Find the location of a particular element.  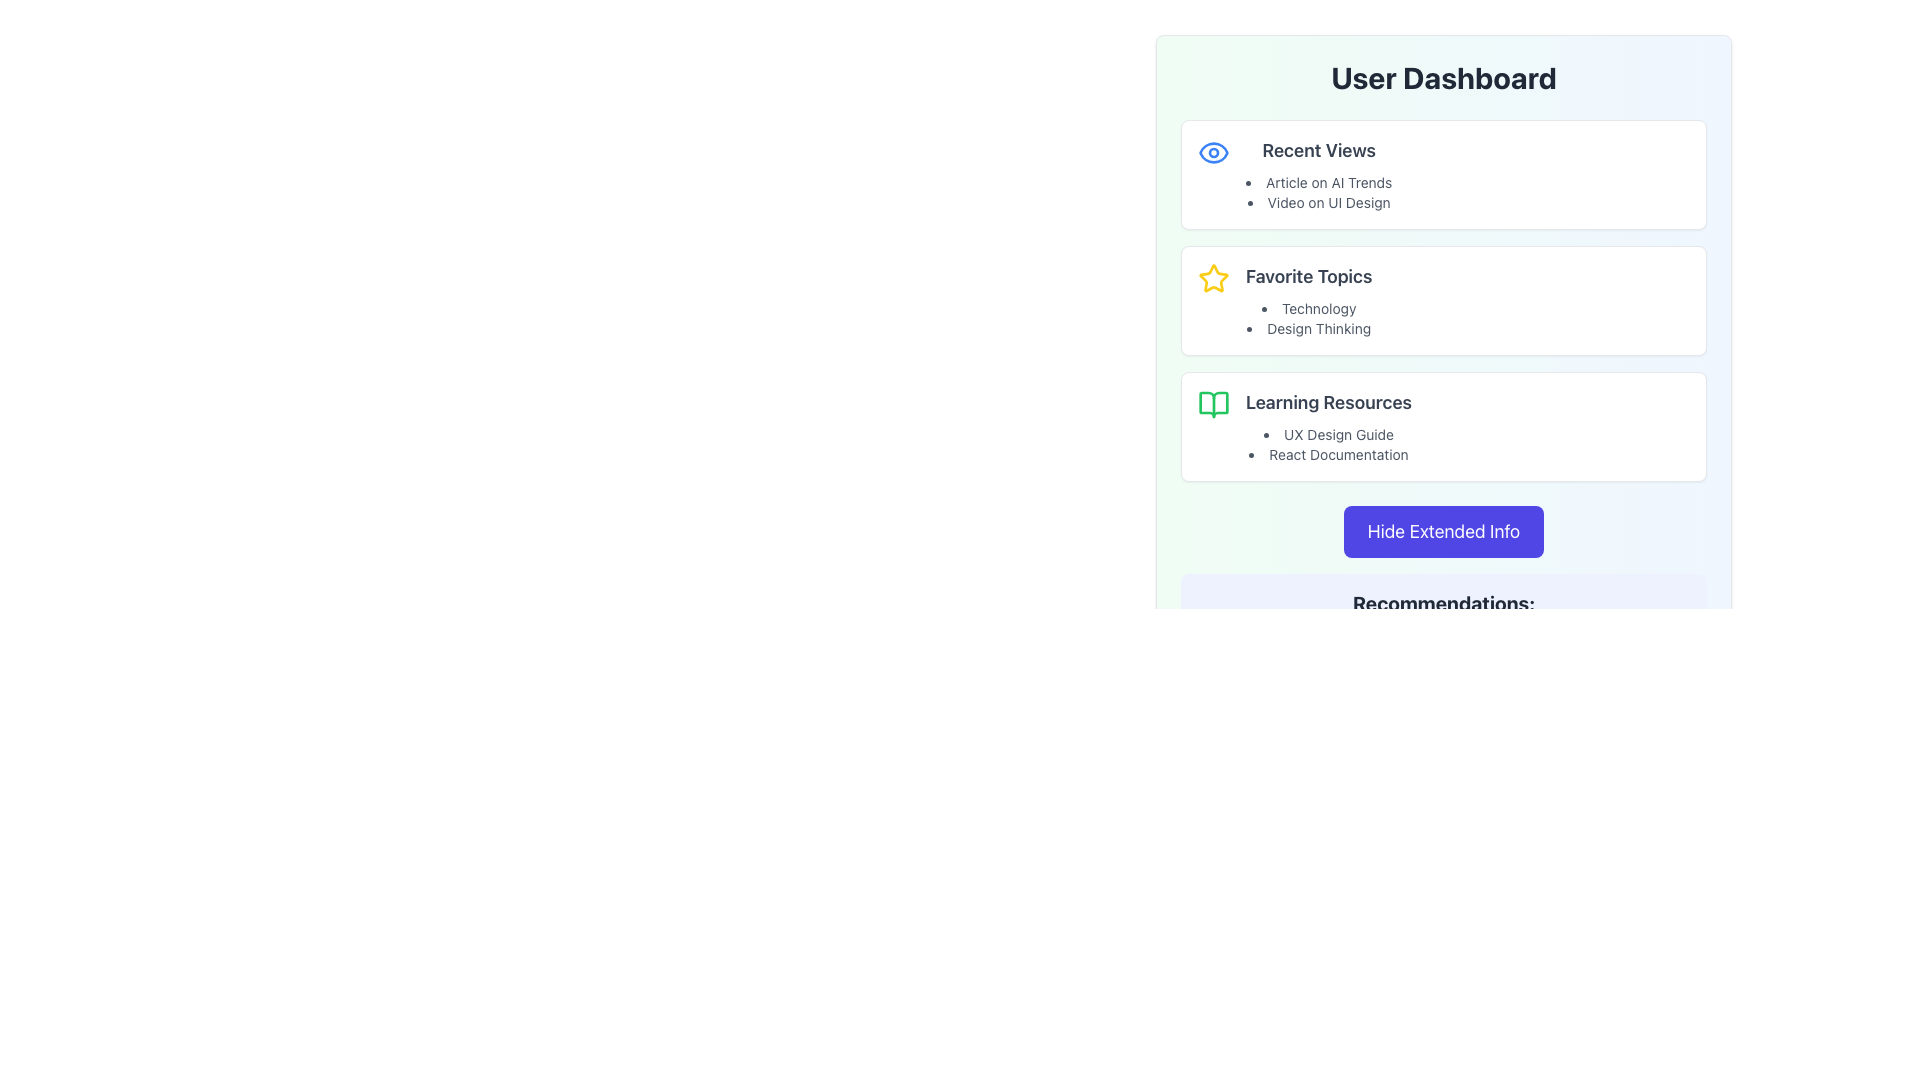

the header of the categorized list located in the lower-middle portion of the user dashboard is located at coordinates (1329, 426).